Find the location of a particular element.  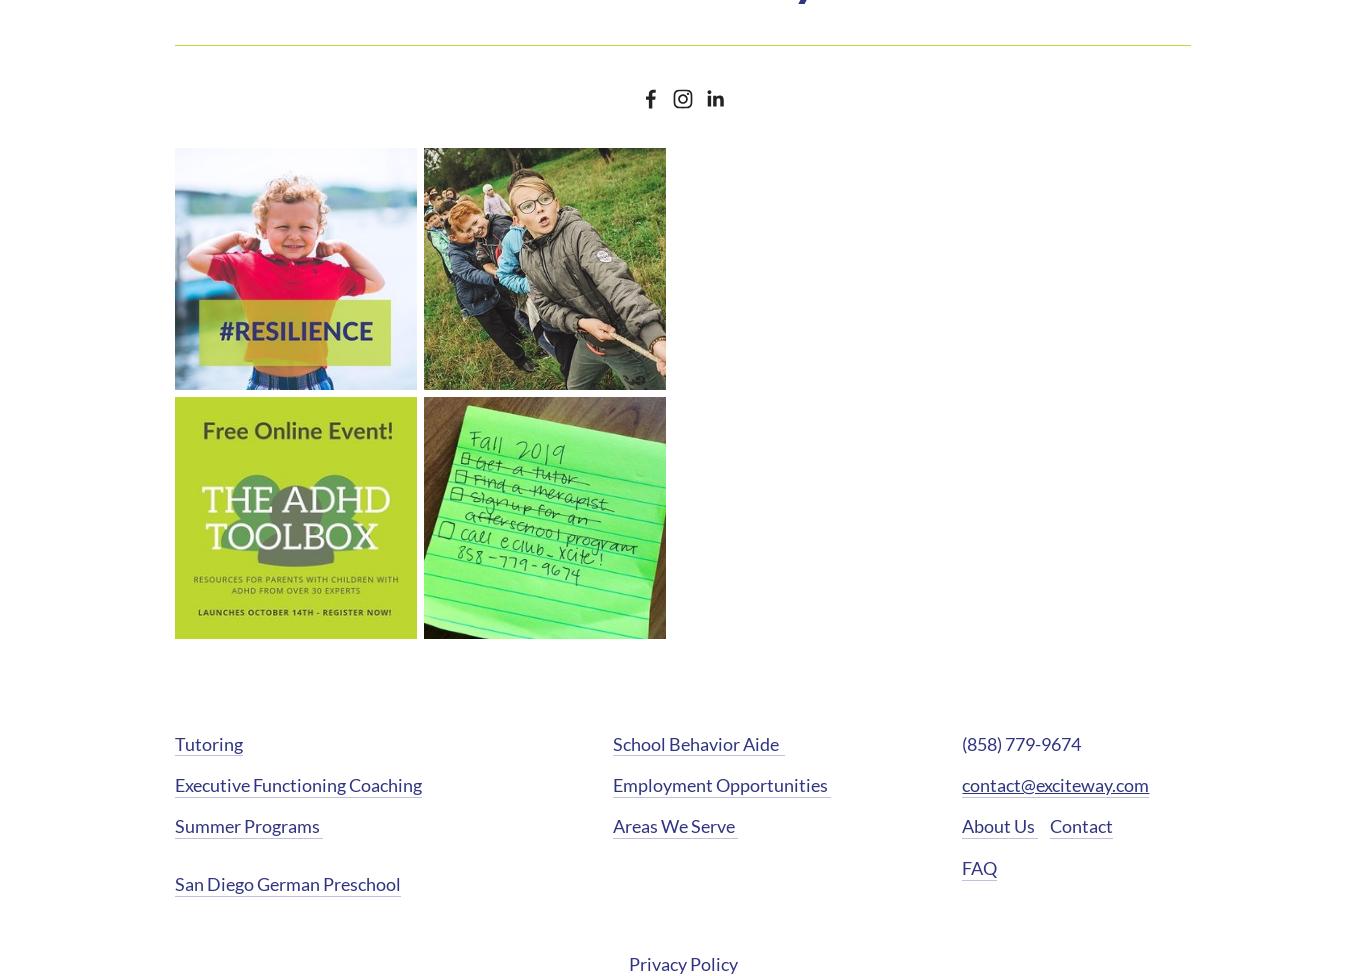

'(858) 779-9674' is located at coordinates (1022, 743).